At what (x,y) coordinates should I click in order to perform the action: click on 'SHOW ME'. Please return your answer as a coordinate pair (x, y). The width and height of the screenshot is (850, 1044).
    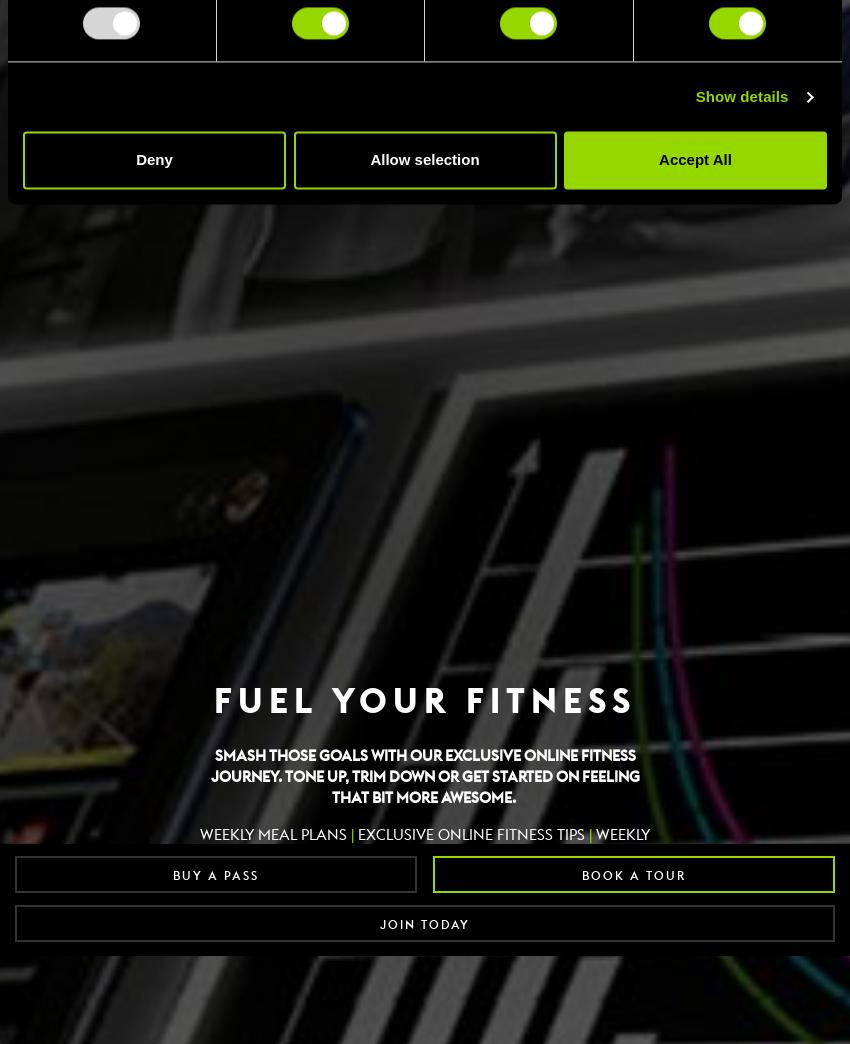
    Looking at the image, I should click on (384, 922).